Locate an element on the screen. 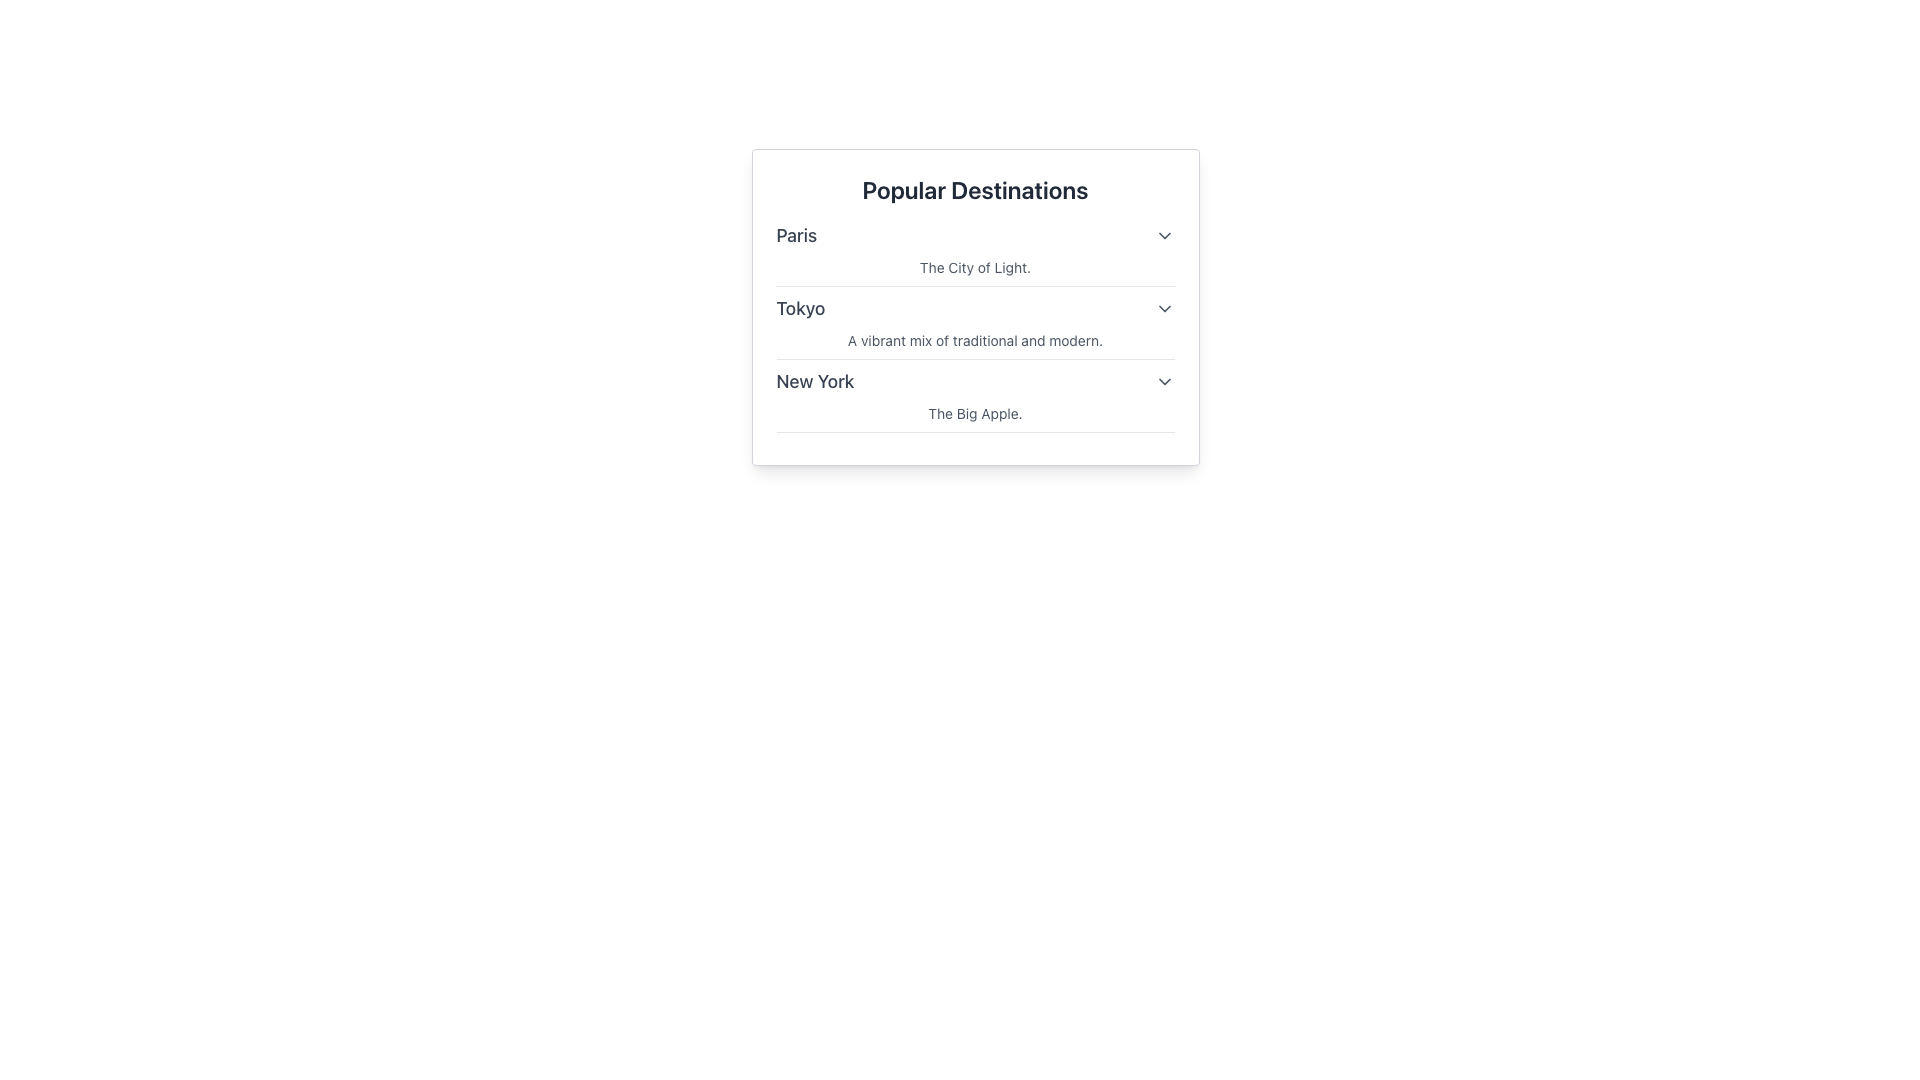  the third list item related to New York is located at coordinates (975, 400).